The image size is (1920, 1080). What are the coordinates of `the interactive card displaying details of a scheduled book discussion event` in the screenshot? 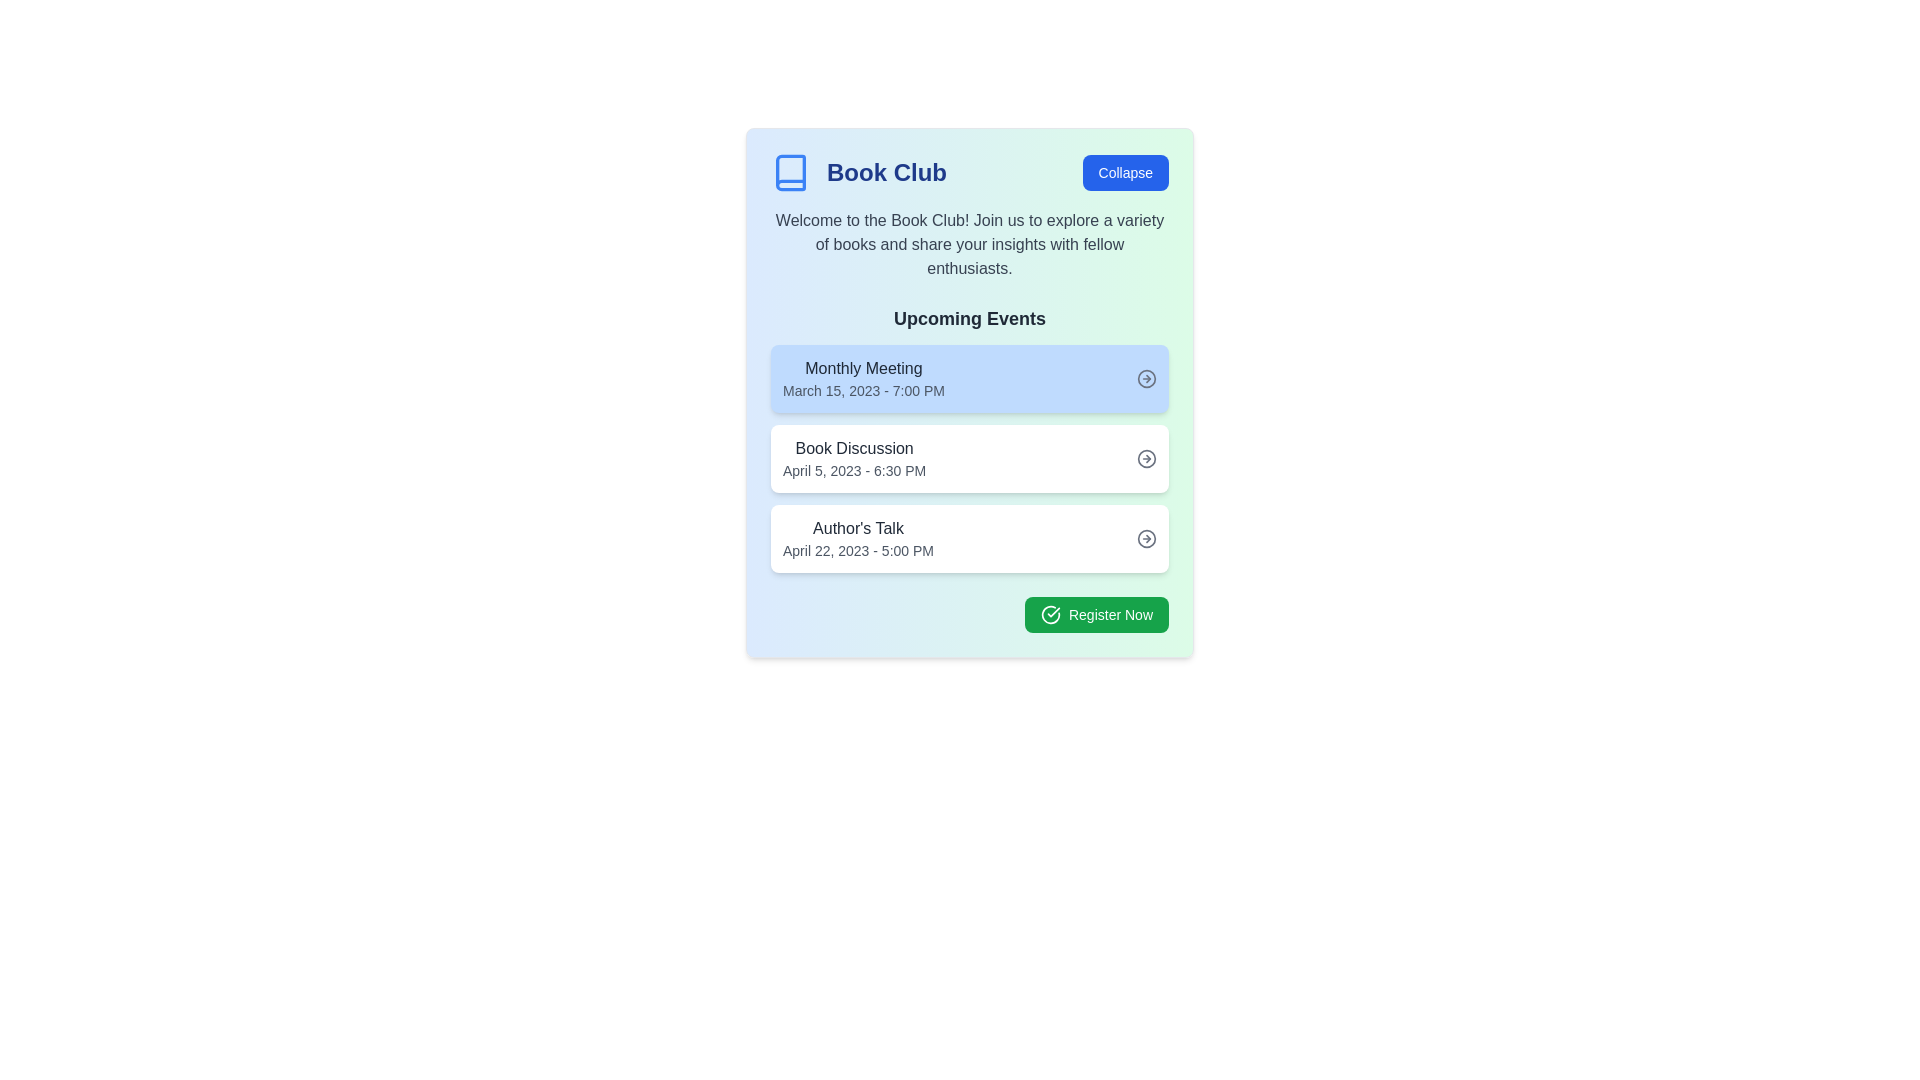 It's located at (969, 459).